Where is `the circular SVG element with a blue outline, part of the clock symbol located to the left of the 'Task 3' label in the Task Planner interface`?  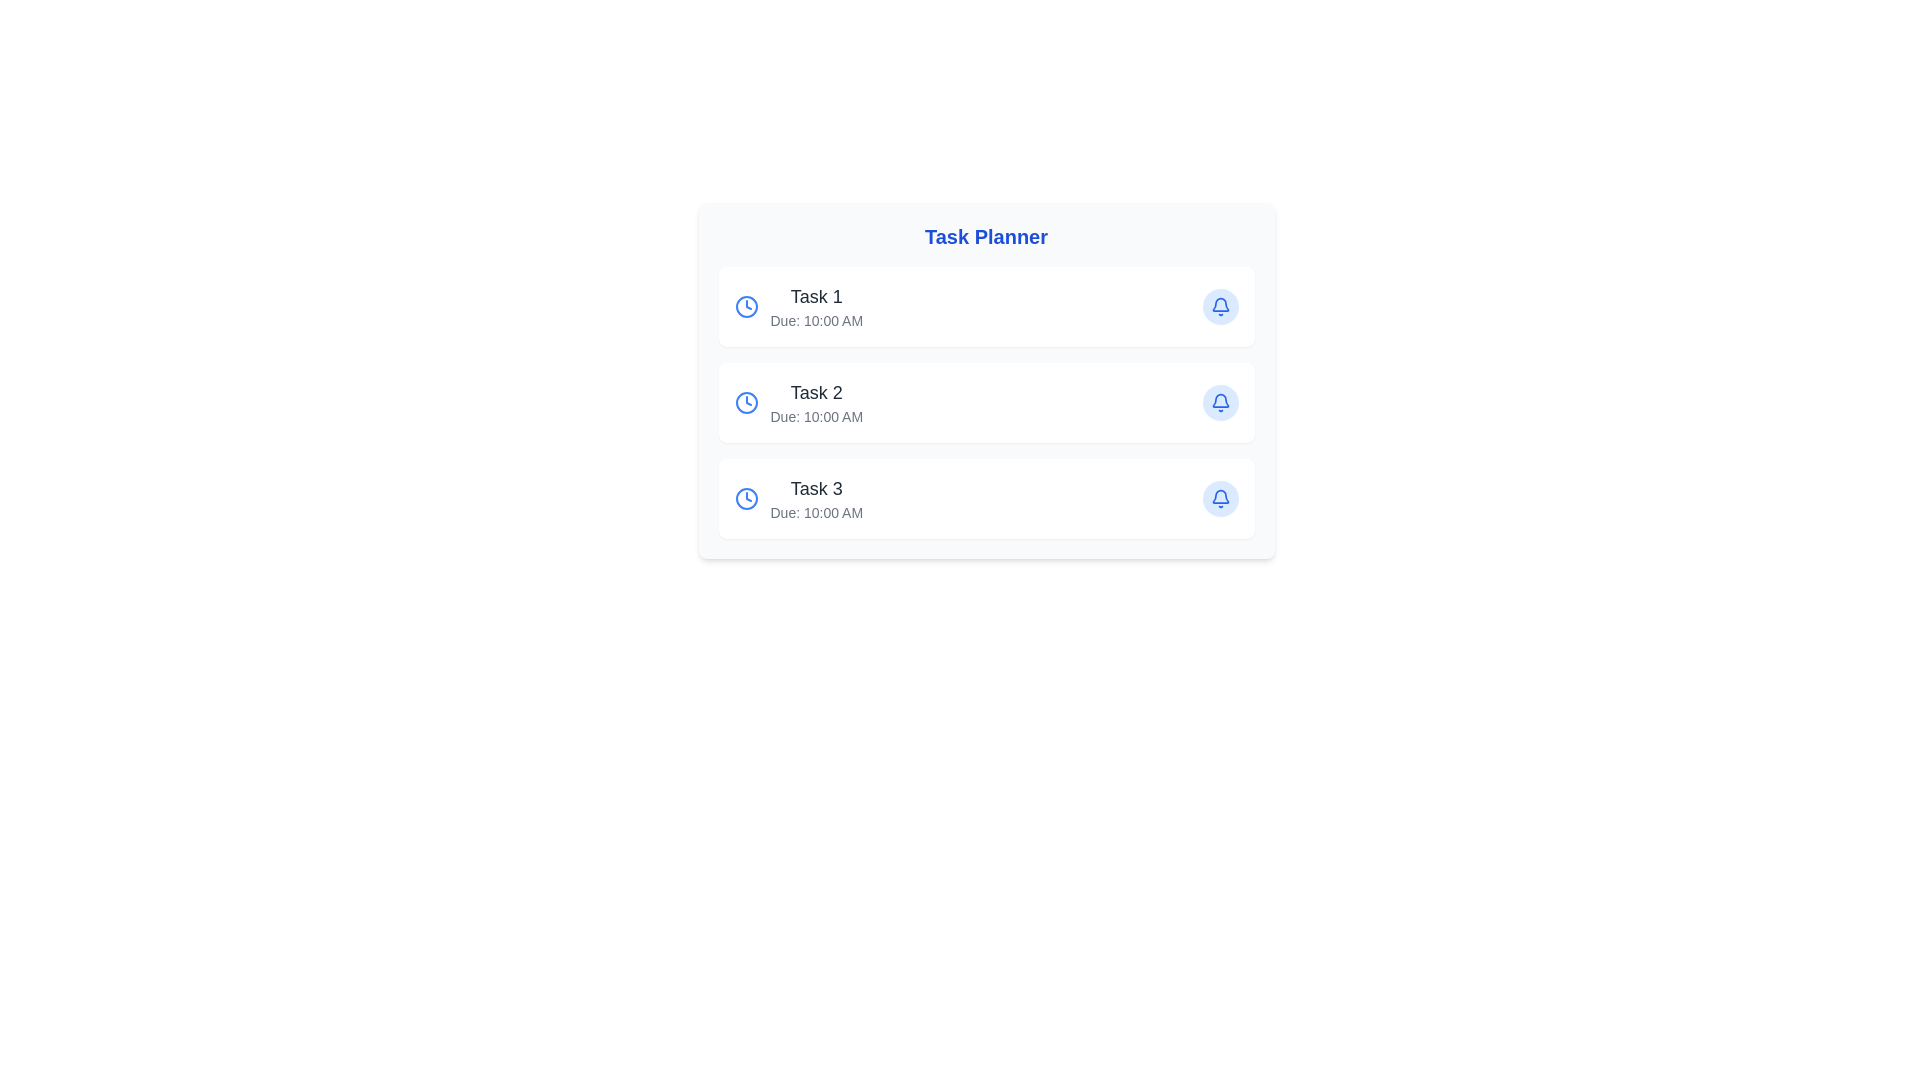 the circular SVG element with a blue outline, part of the clock symbol located to the left of the 'Task 3' label in the Task Planner interface is located at coordinates (745, 497).